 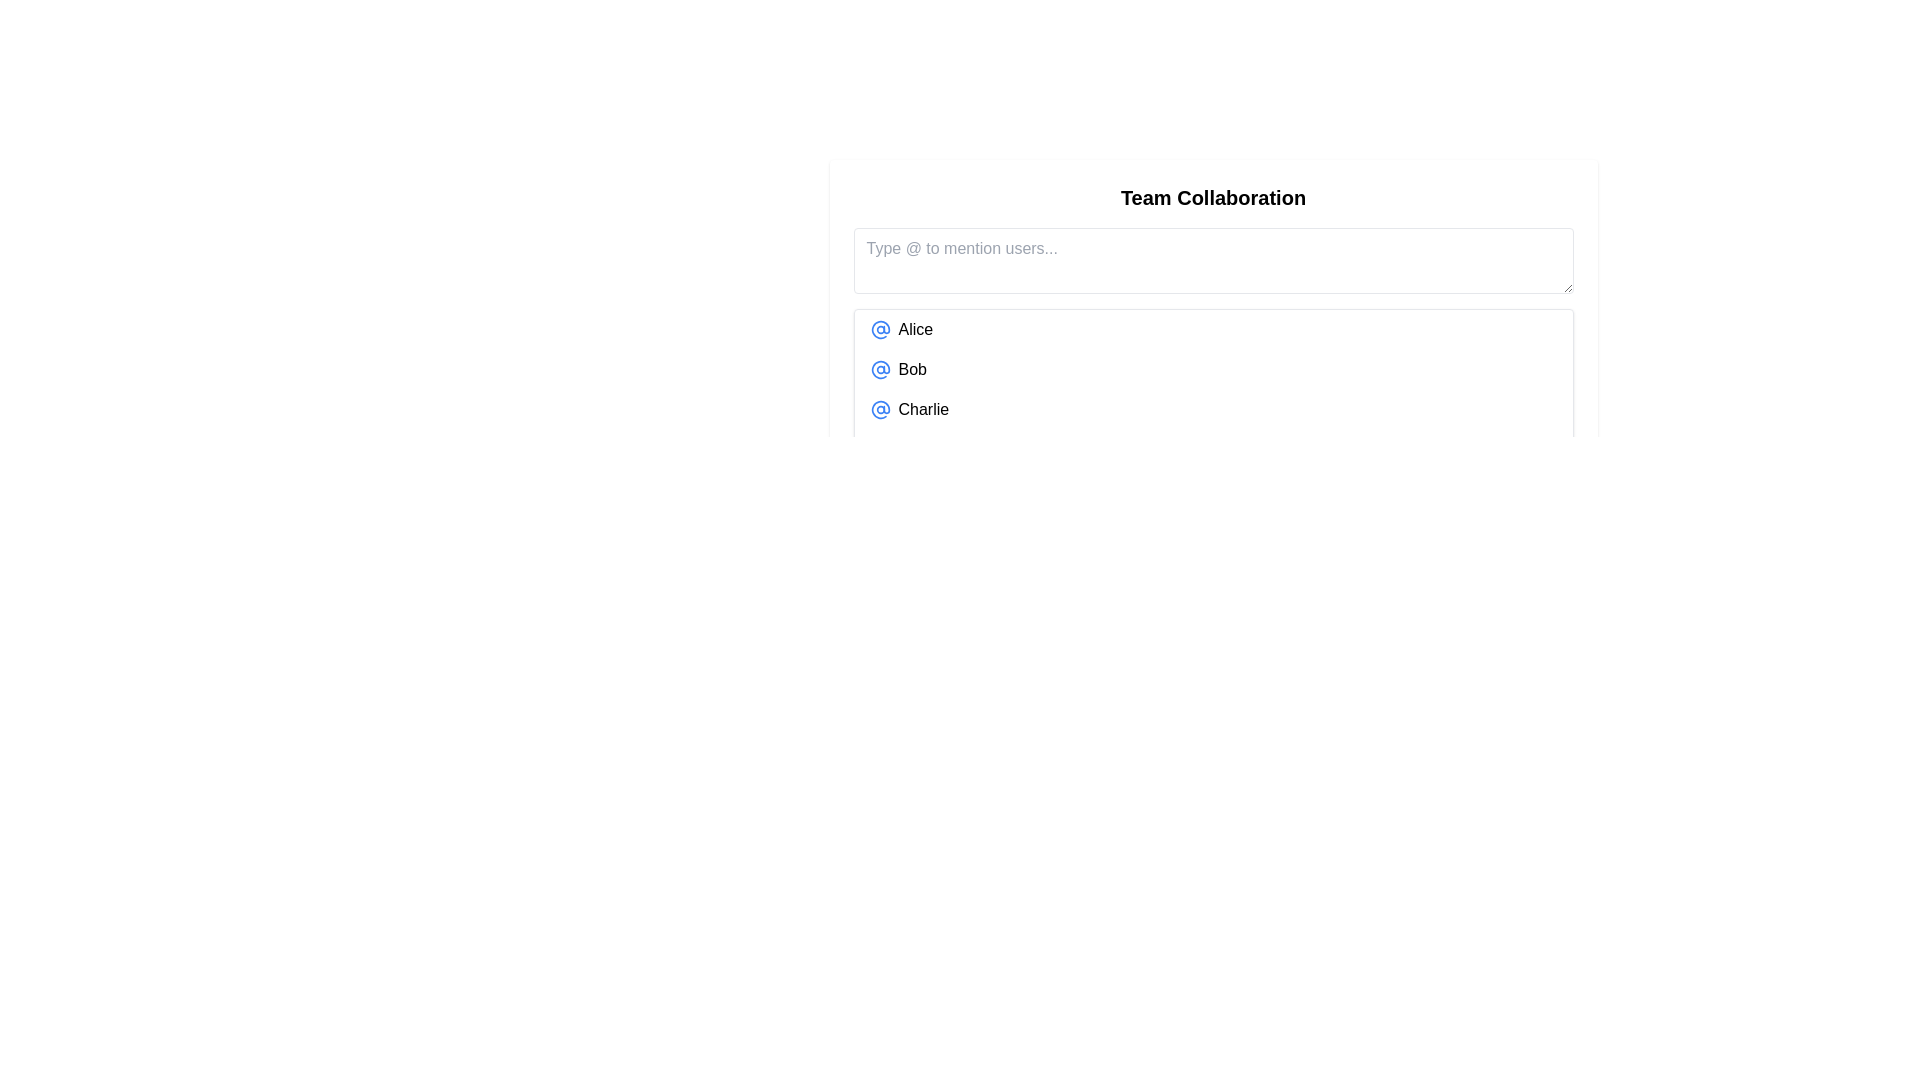 What do you see at coordinates (880, 370) in the screenshot?
I see `the '@' icon that indicates a mention or user handle related to the 'Bob' list entry located in the 'Team Collaboration' section` at bounding box center [880, 370].